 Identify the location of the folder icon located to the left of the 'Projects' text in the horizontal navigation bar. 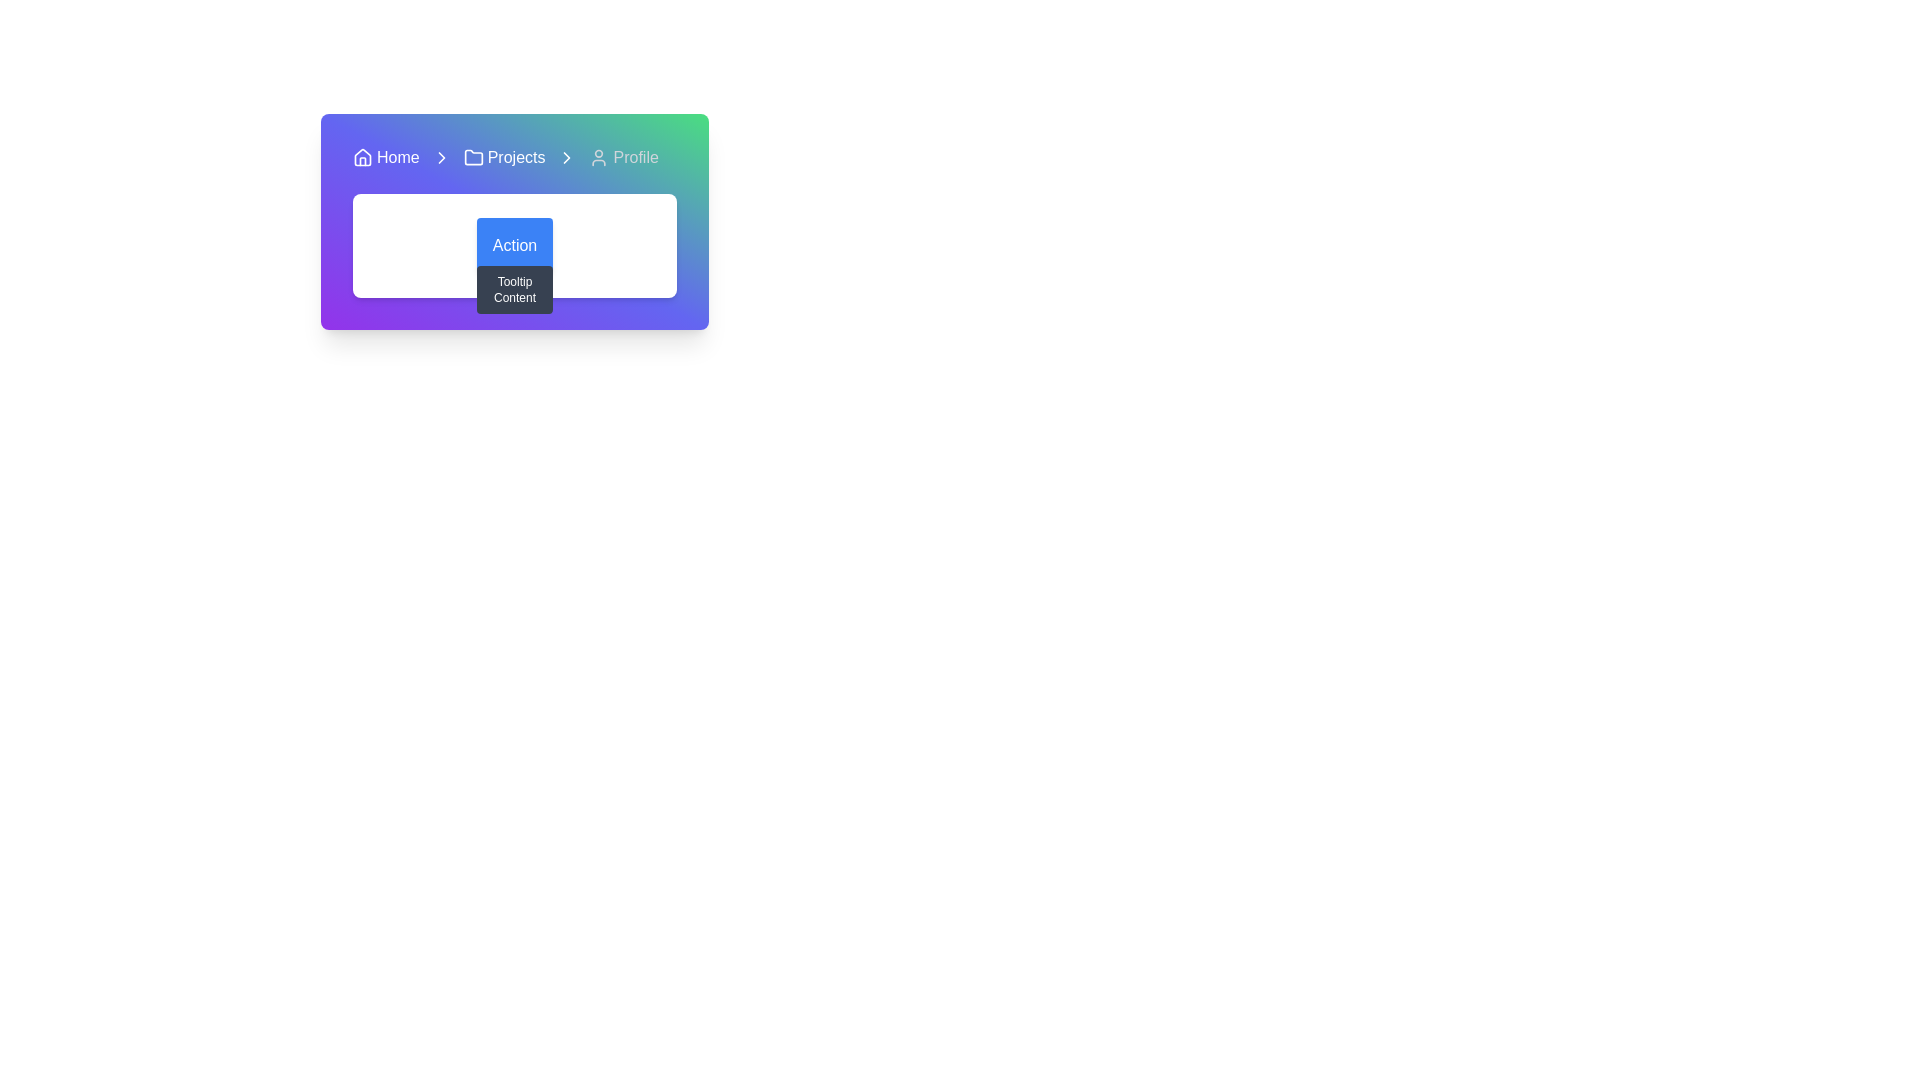
(472, 157).